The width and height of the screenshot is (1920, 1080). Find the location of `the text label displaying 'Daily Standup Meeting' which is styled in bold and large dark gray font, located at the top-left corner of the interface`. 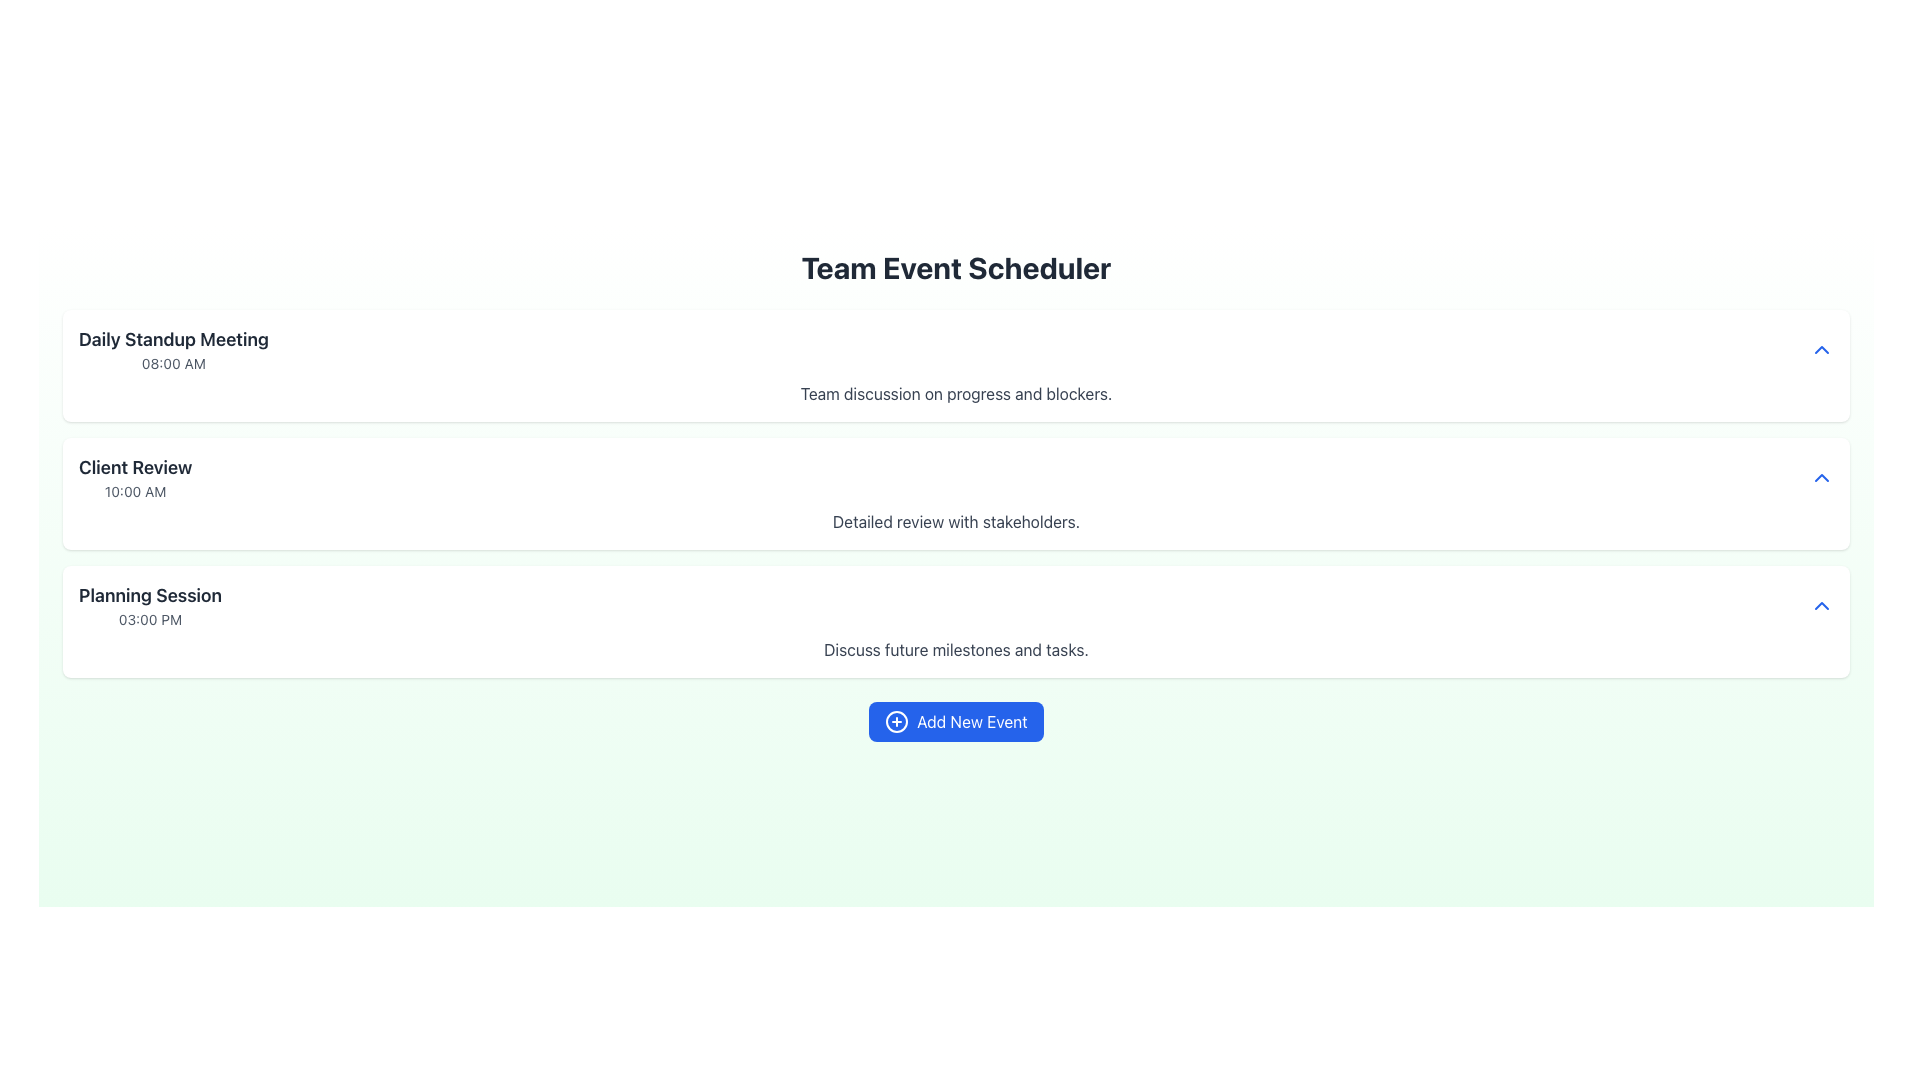

the text label displaying 'Daily Standup Meeting' which is styled in bold and large dark gray font, located at the top-left corner of the interface is located at coordinates (173, 338).